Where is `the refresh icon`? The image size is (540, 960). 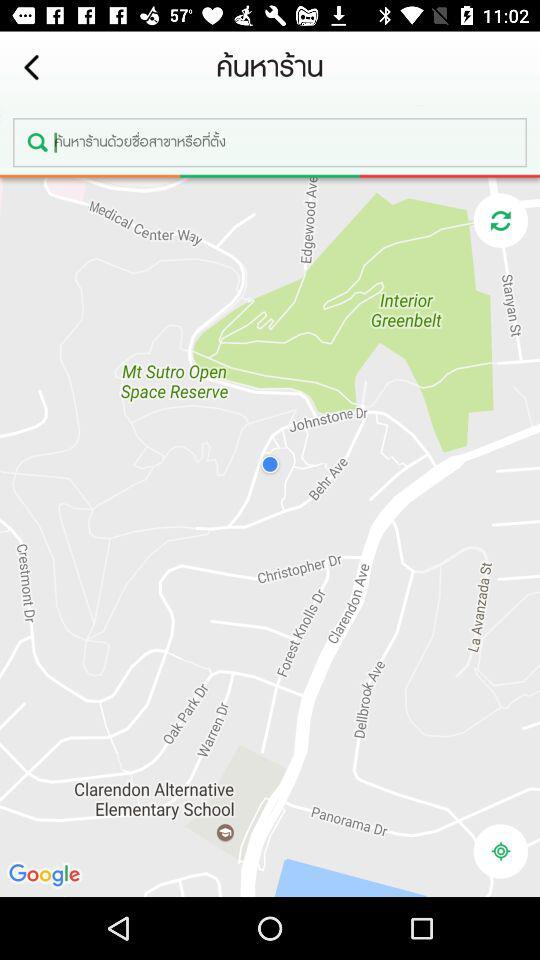 the refresh icon is located at coordinates (499, 220).